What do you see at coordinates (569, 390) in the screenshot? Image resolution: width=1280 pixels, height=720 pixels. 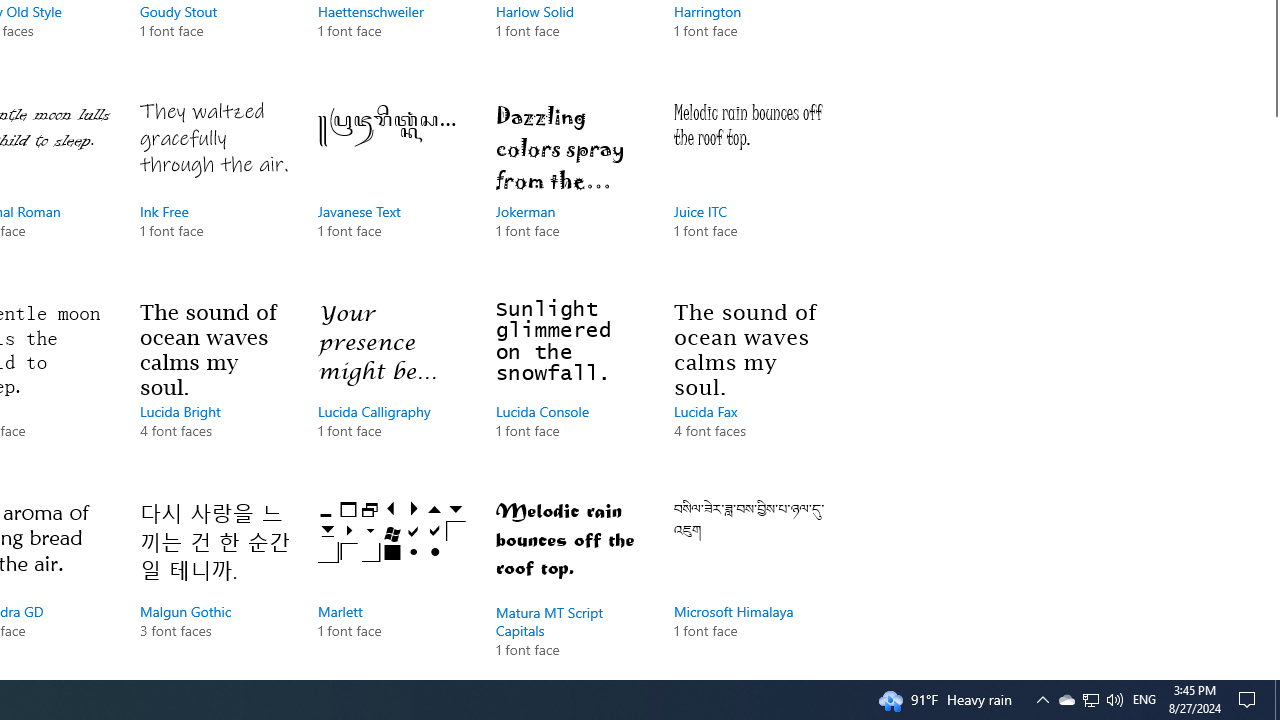 I see `'Lucida Console, 1 font face'` at bounding box center [569, 390].